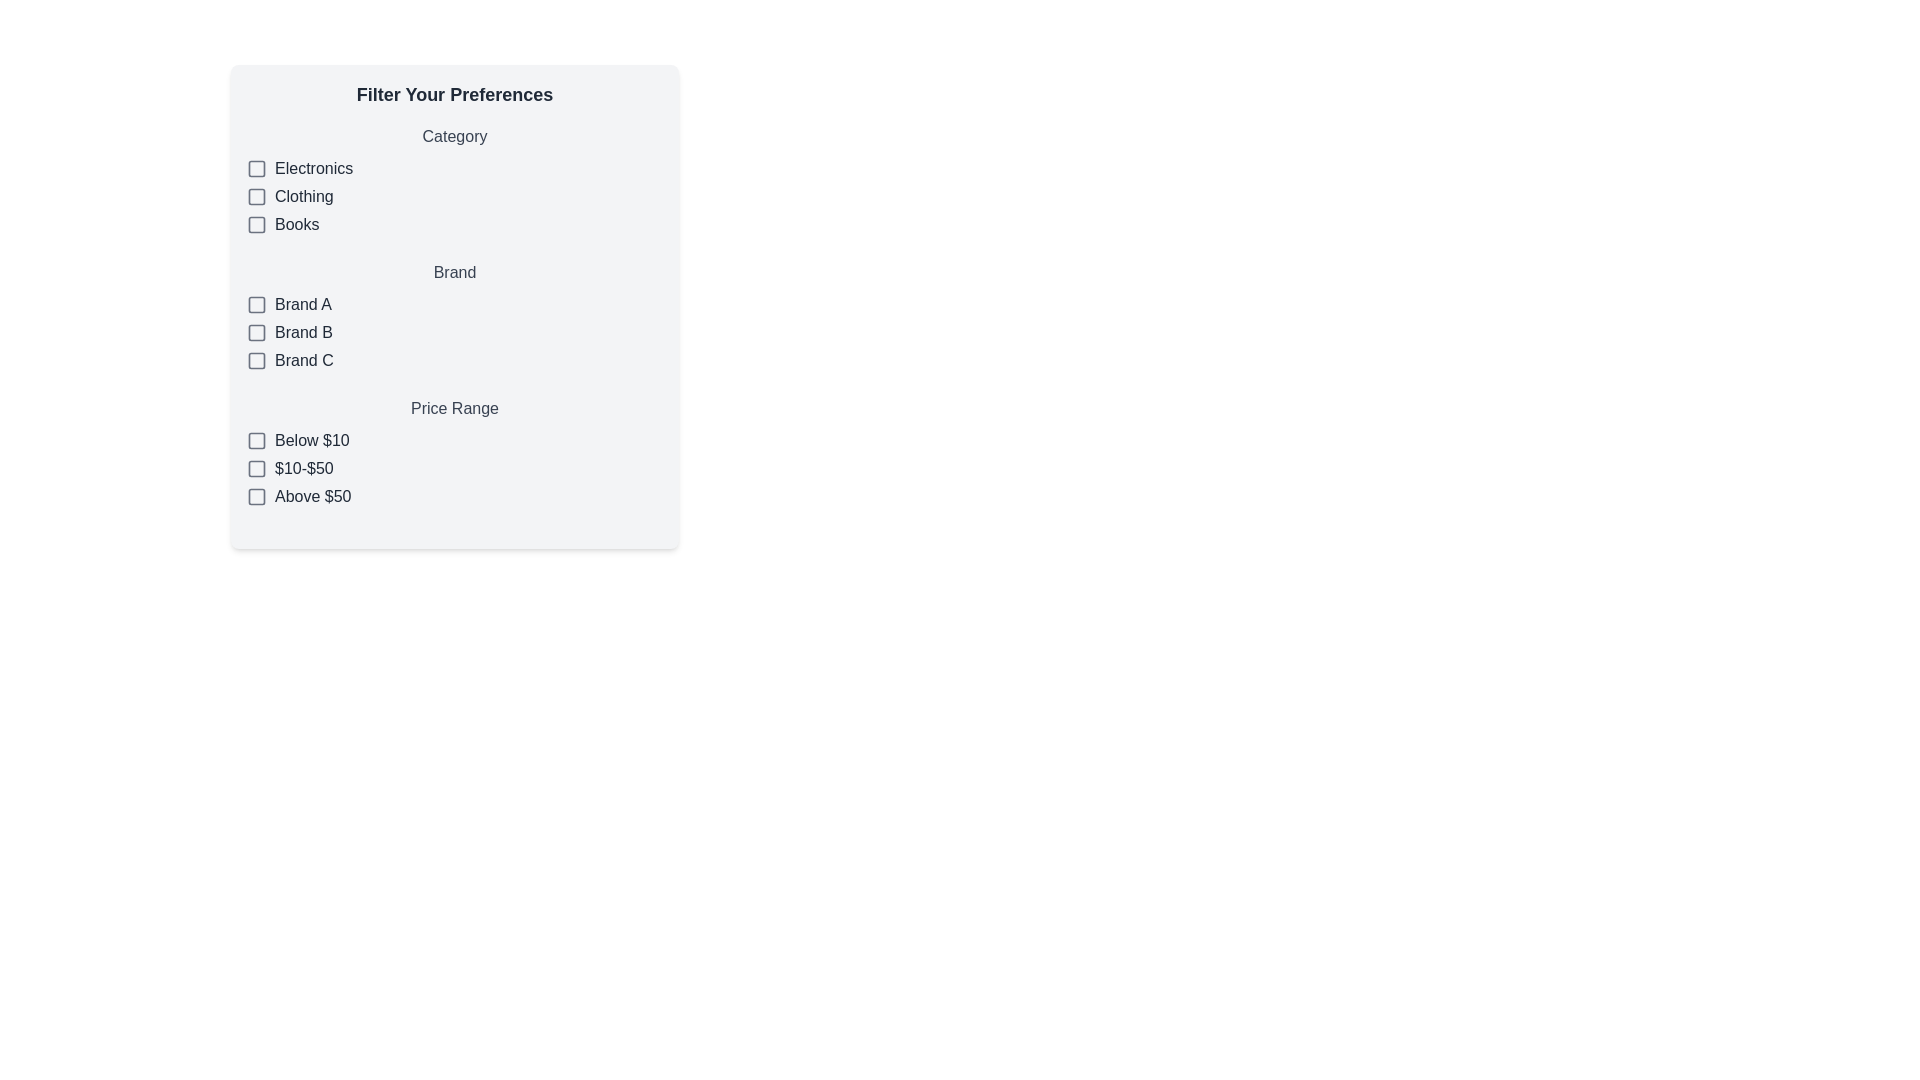 Image resolution: width=1920 pixels, height=1080 pixels. Describe the element at coordinates (311, 439) in the screenshot. I see `the static text label that describes the checkbox option for filtering items priced below $10, located next to the checkbox in the 'Price Range' section` at that location.